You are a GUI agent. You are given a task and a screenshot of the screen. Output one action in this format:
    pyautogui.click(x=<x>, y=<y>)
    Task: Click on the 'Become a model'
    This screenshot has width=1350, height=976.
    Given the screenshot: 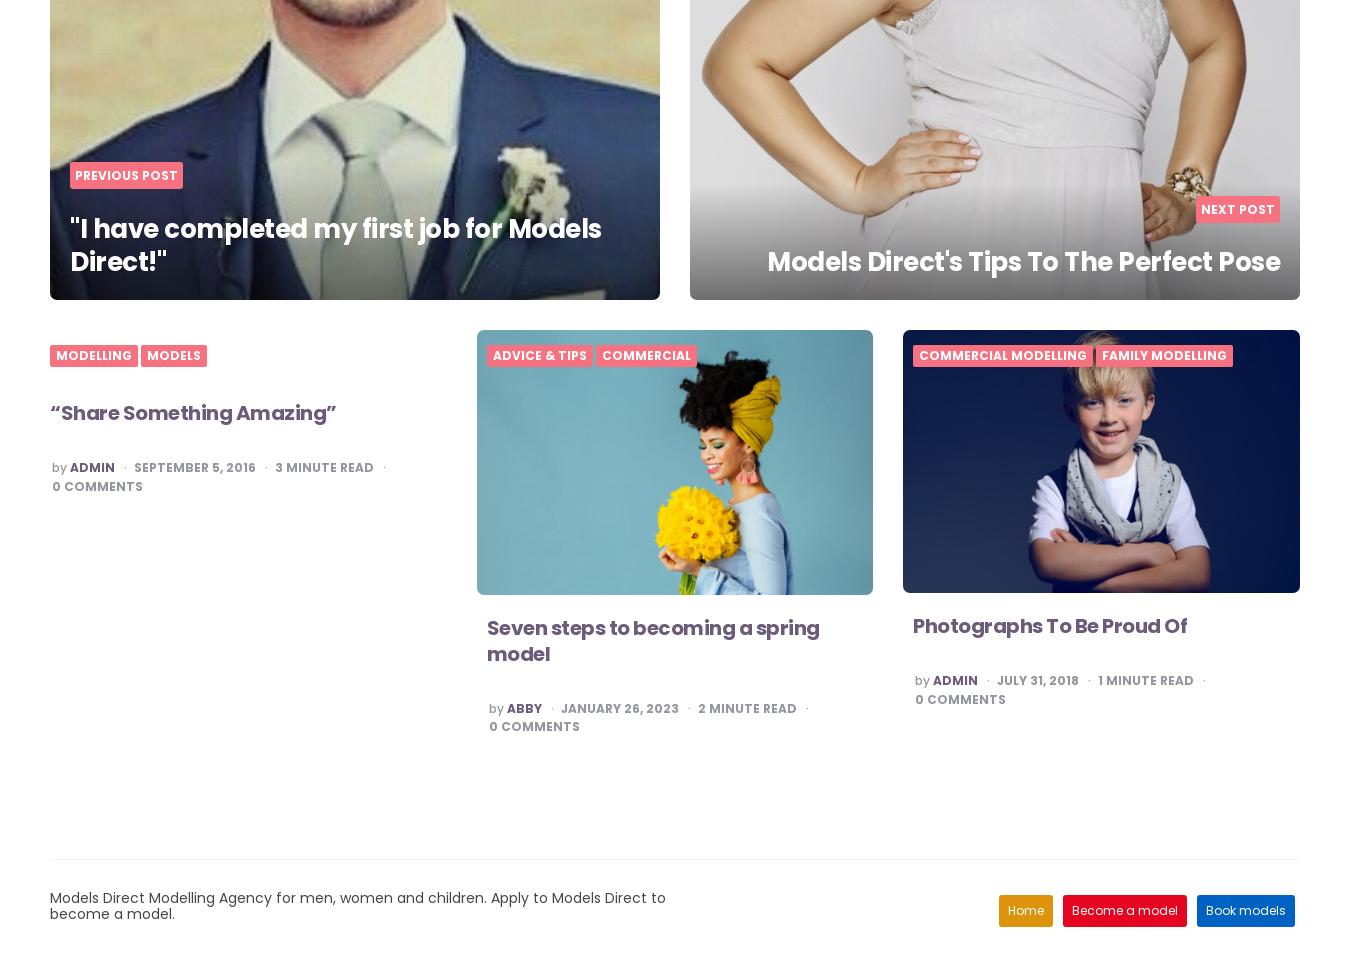 What is the action you would take?
    pyautogui.click(x=1124, y=909)
    